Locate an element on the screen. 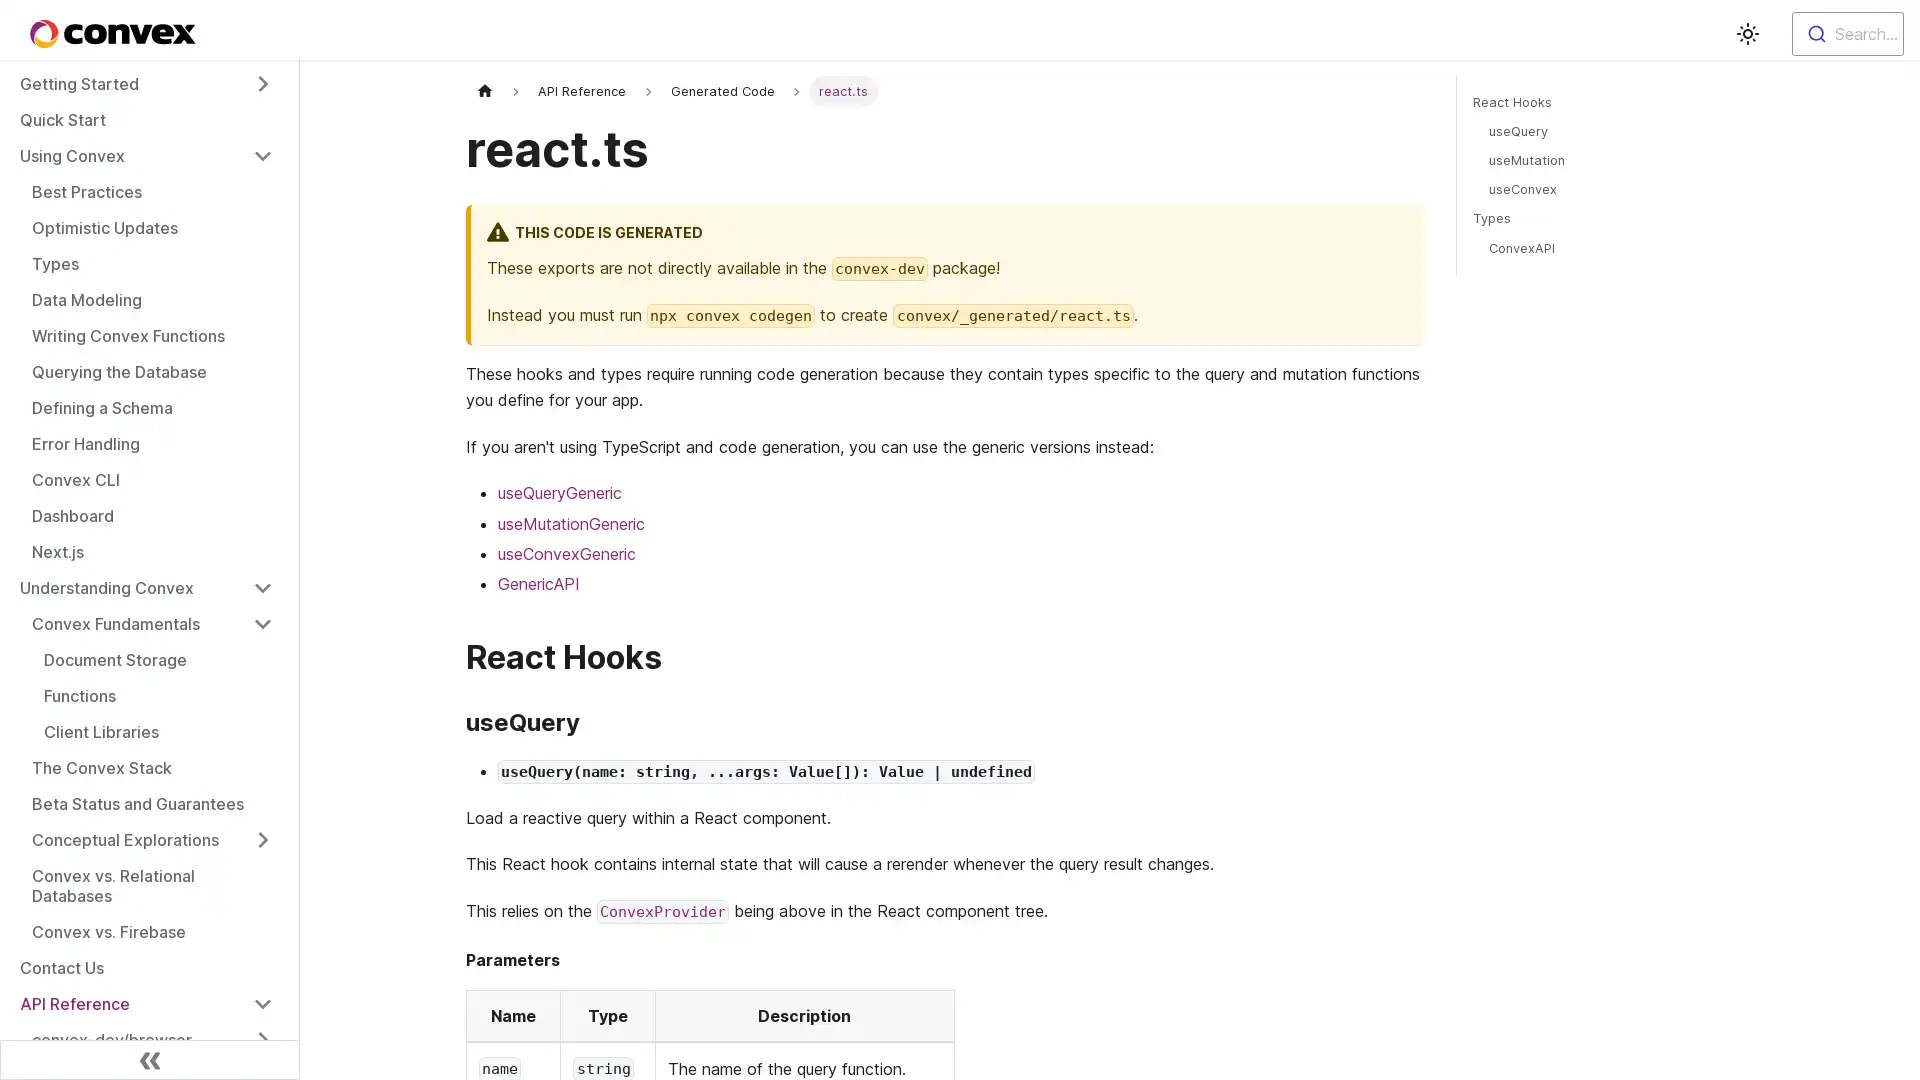 The height and width of the screenshot is (1080, 1920). Toggle the collapsible sidebar category 'Conceptual Explorations' is located at coordinates (262, 840).